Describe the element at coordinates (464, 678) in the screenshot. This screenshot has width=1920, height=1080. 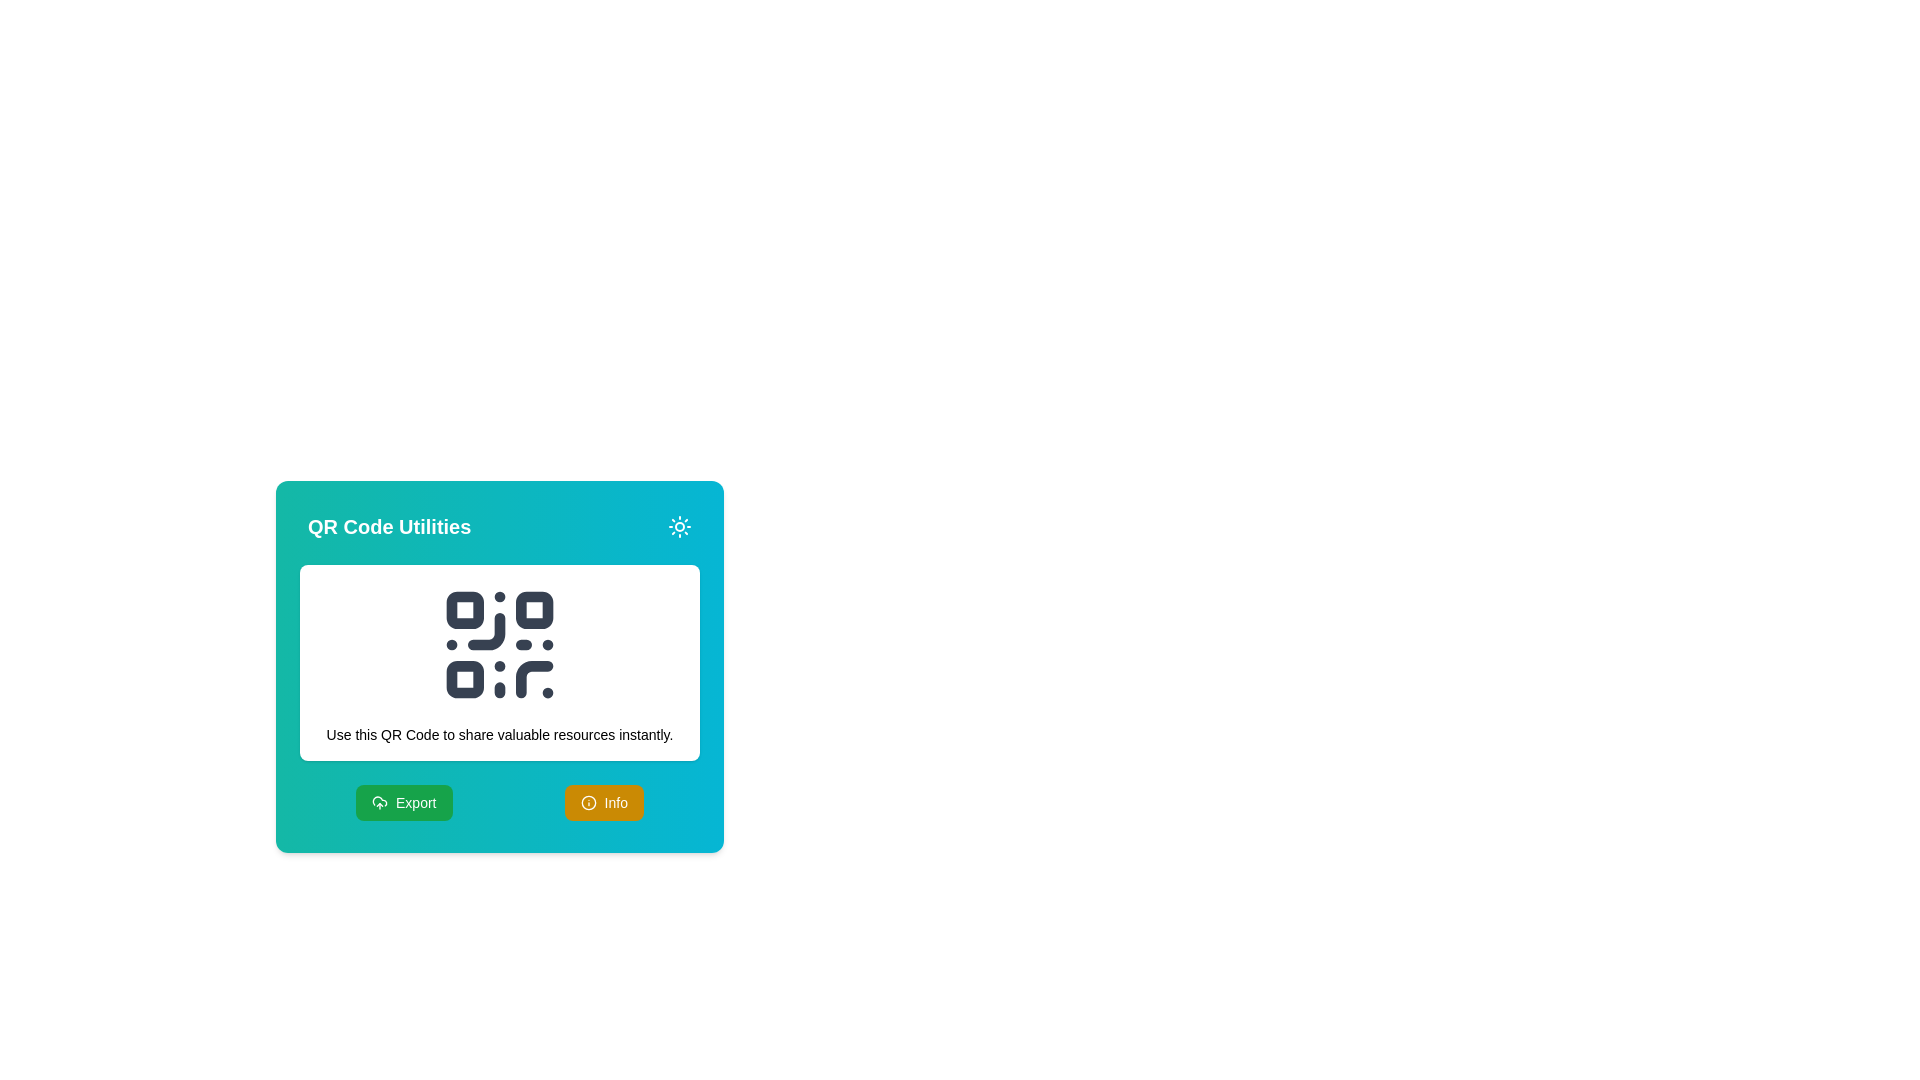
I see `the third small block in the QR code, located towards the bottom left of the QR code grid, which is part of a 3x3 grid pattern` at that location.